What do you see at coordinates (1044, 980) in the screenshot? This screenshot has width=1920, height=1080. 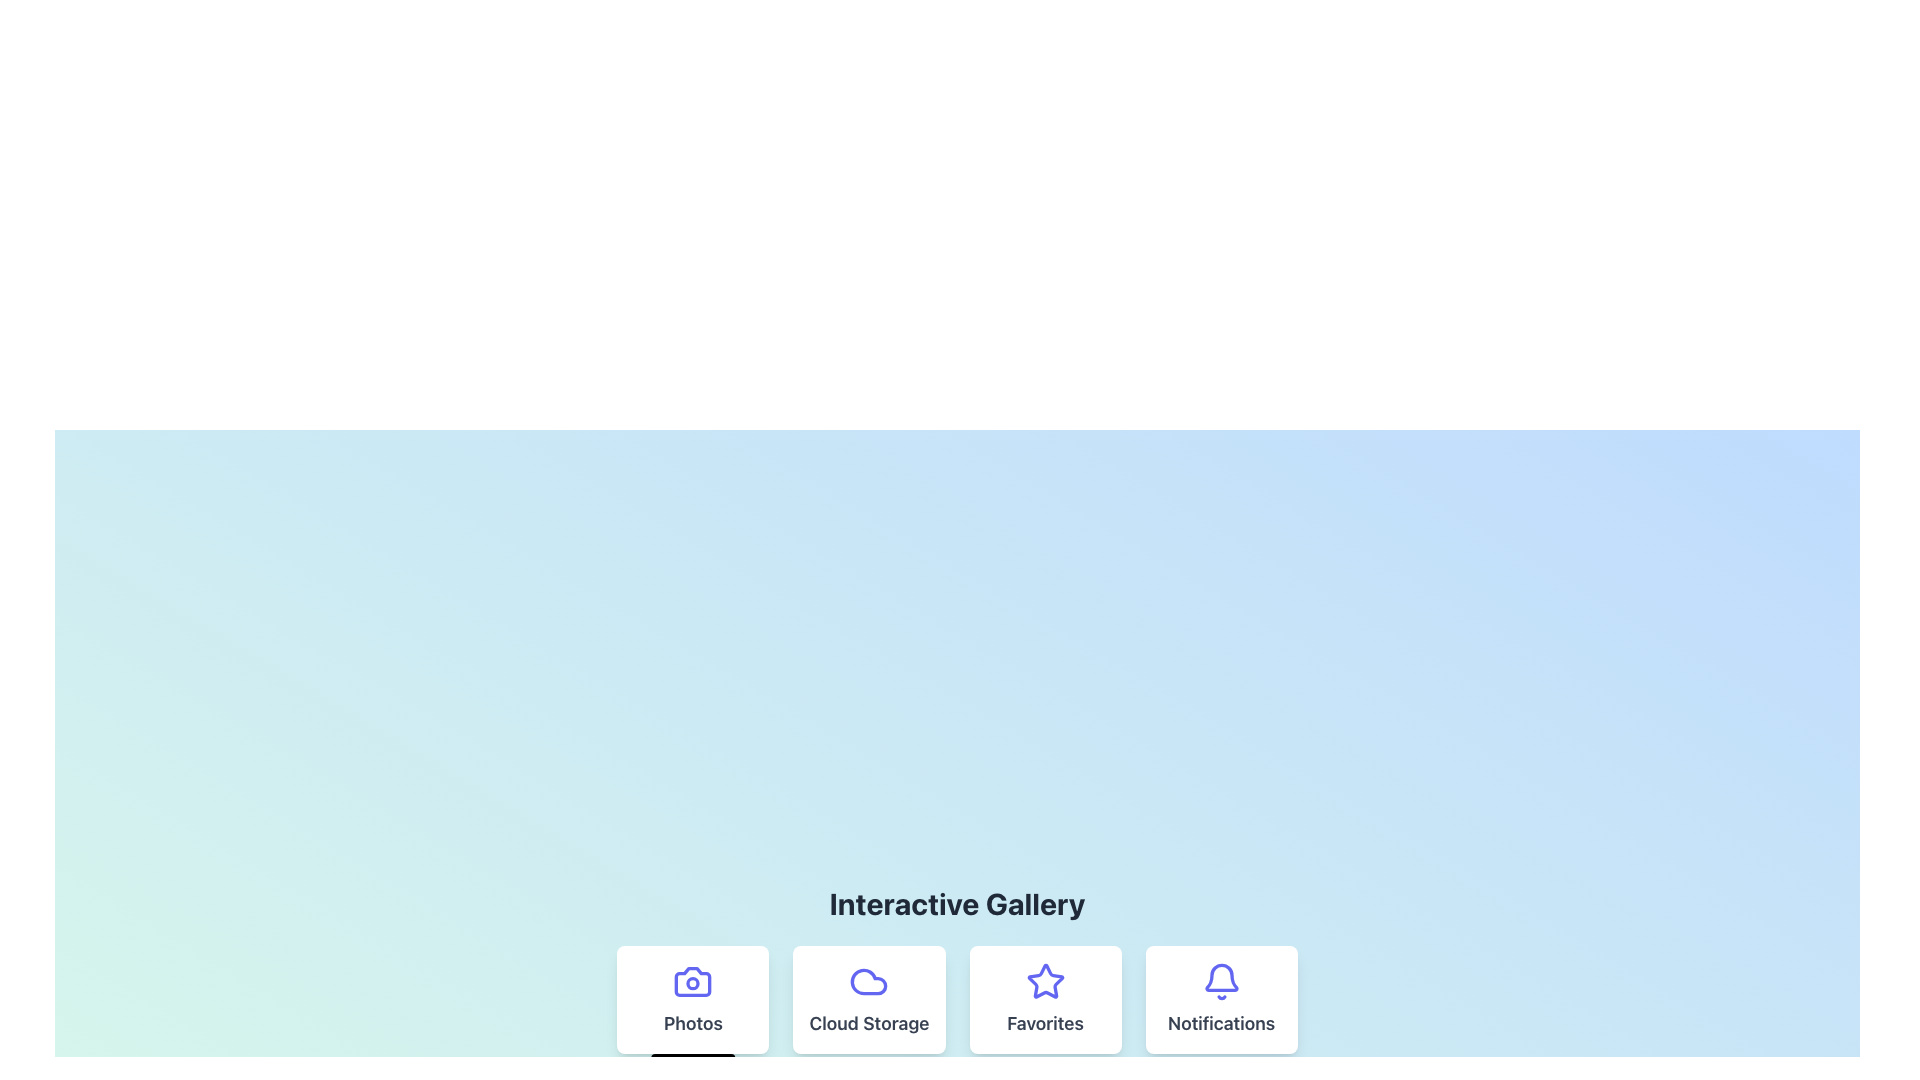 I see `the 'Favorites' icon located at the center of the bottom row of icons` at bounding box center [1044, 980].